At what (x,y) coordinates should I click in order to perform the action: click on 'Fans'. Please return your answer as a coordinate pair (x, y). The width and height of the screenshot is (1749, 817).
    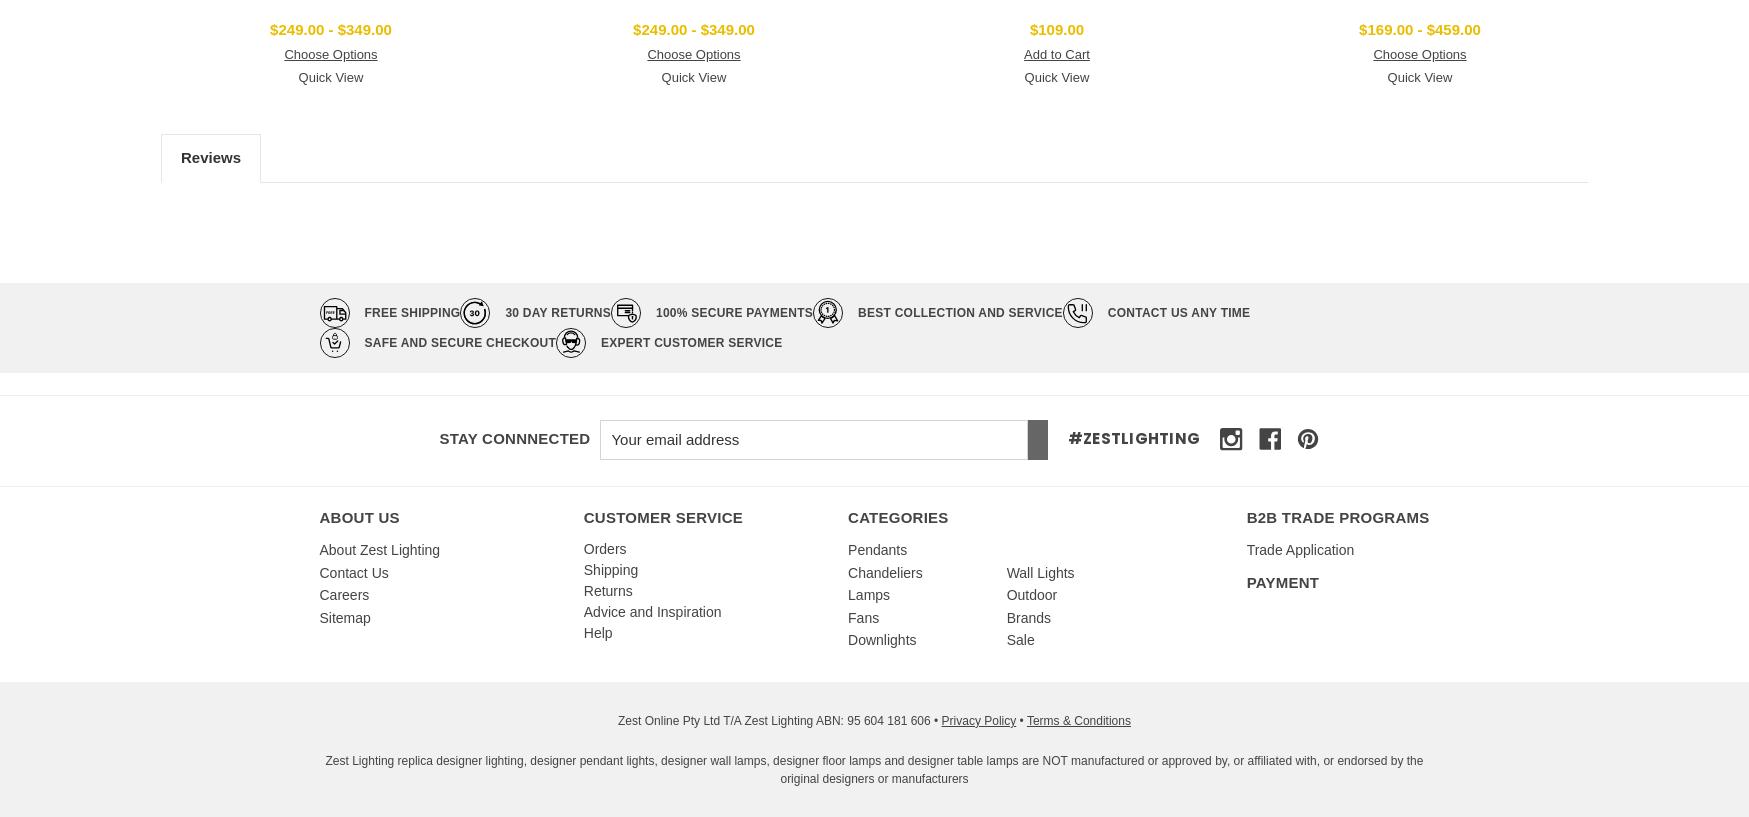
    Looking at the image, I should click on (862, 616).